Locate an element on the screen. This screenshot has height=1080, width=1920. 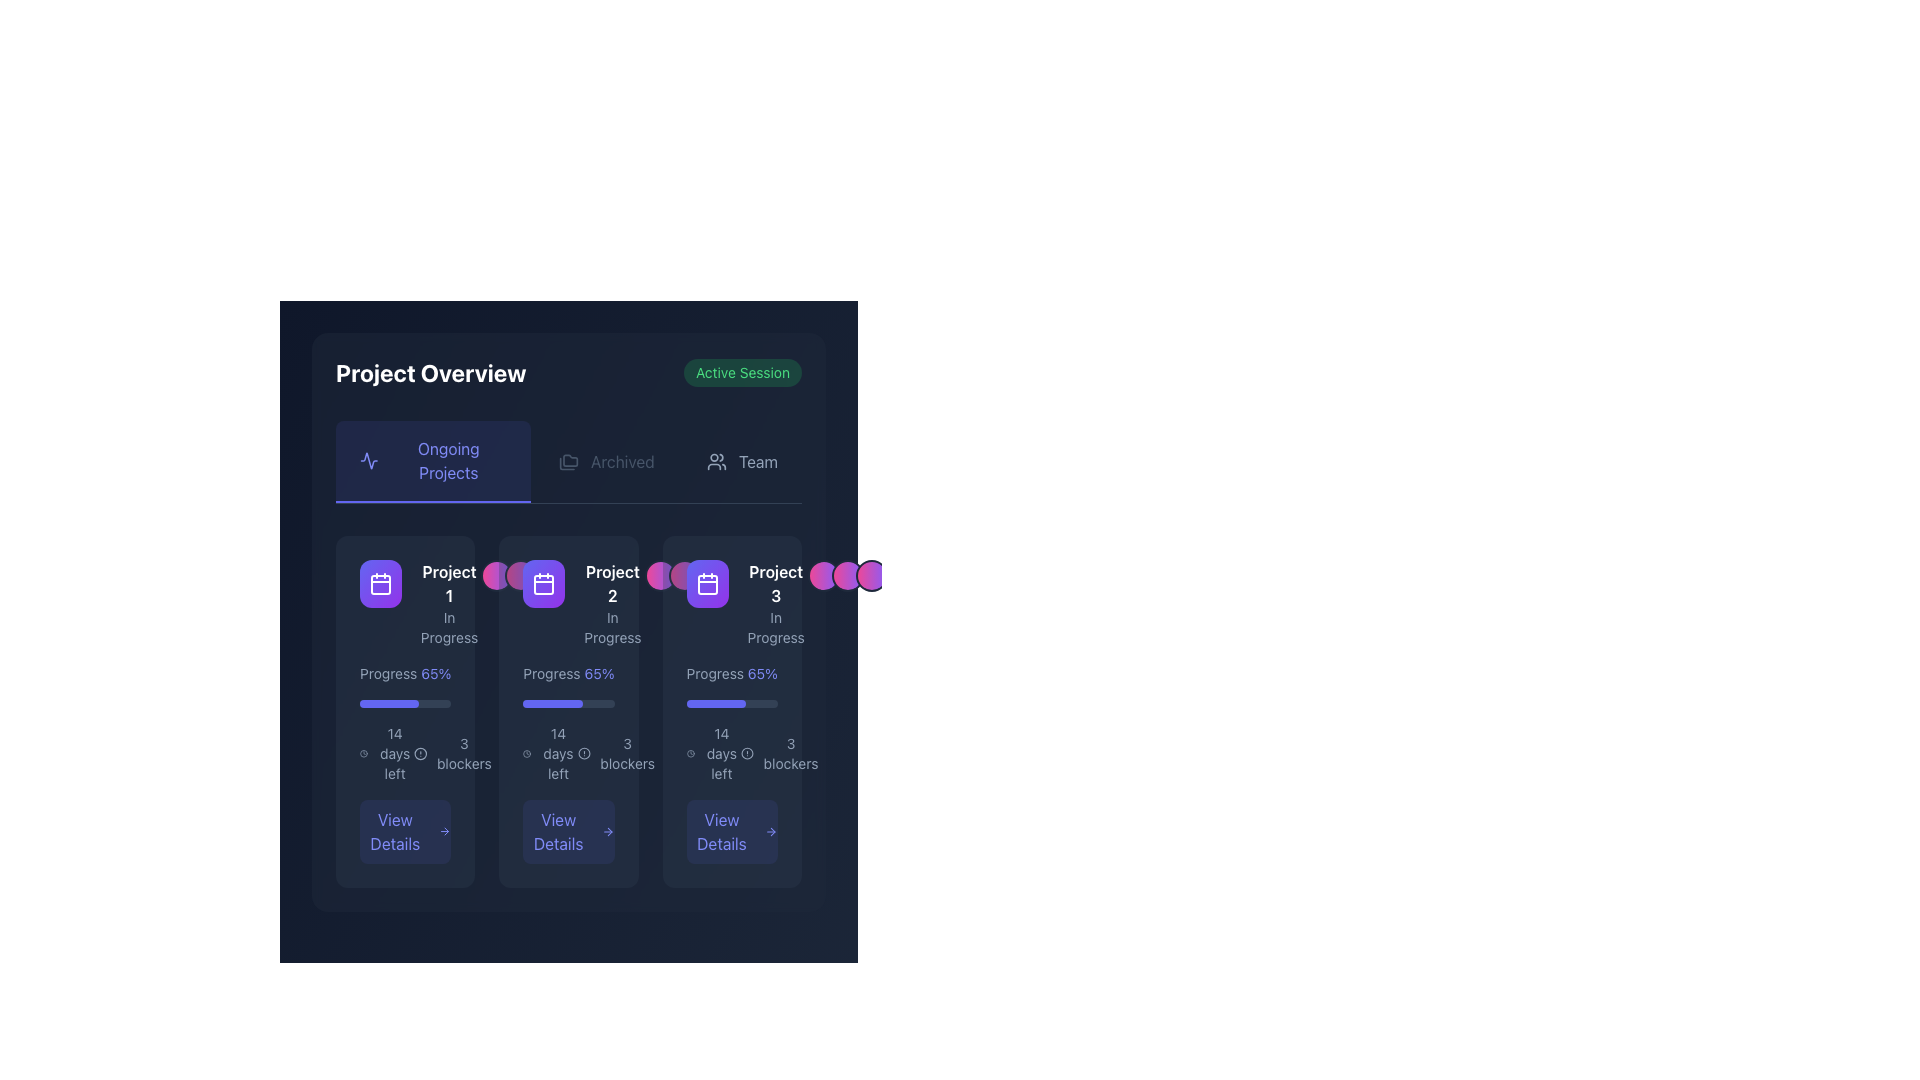
the group of avatars or profile pictures representing team members associated with 'Project 3', located is located at coordinates (847, 575).